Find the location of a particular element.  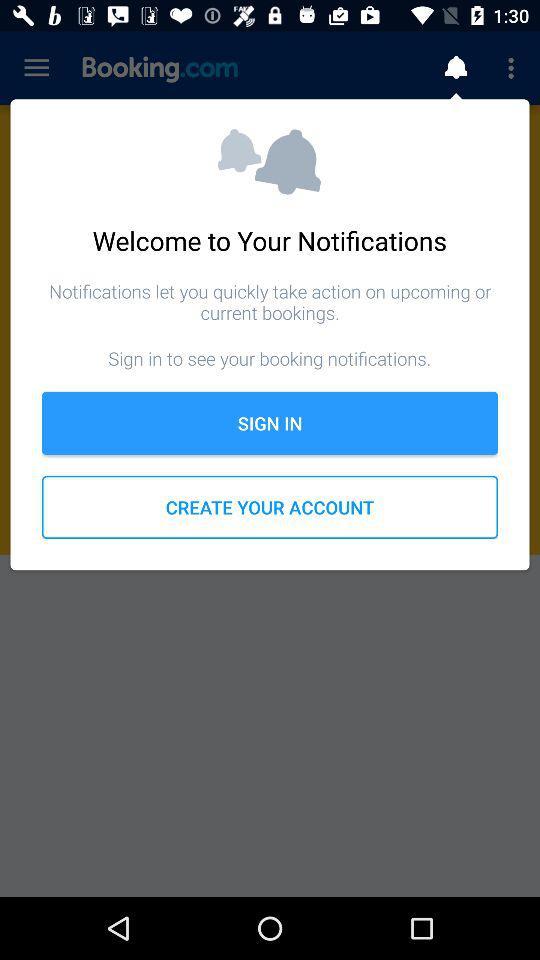

click for notification is located at coordinates (455, 68).